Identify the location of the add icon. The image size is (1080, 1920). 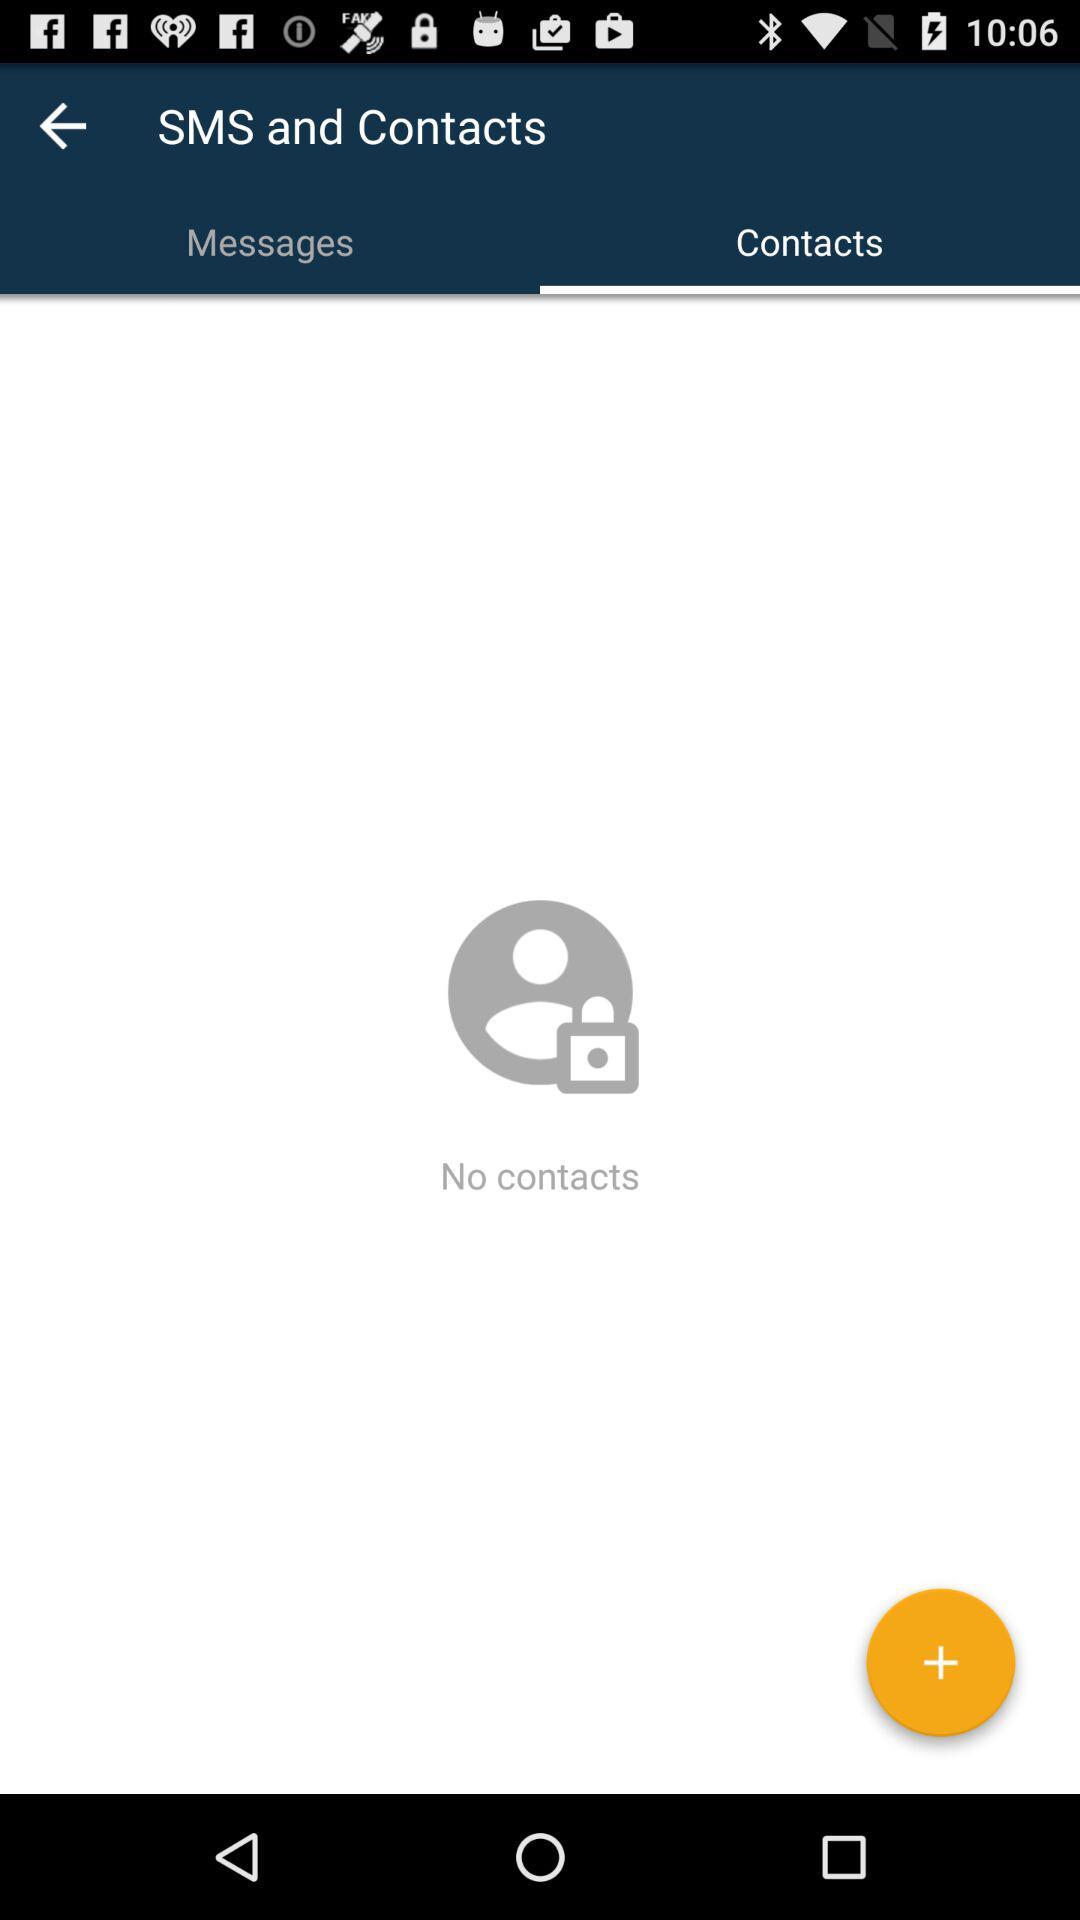
(940, 1787).